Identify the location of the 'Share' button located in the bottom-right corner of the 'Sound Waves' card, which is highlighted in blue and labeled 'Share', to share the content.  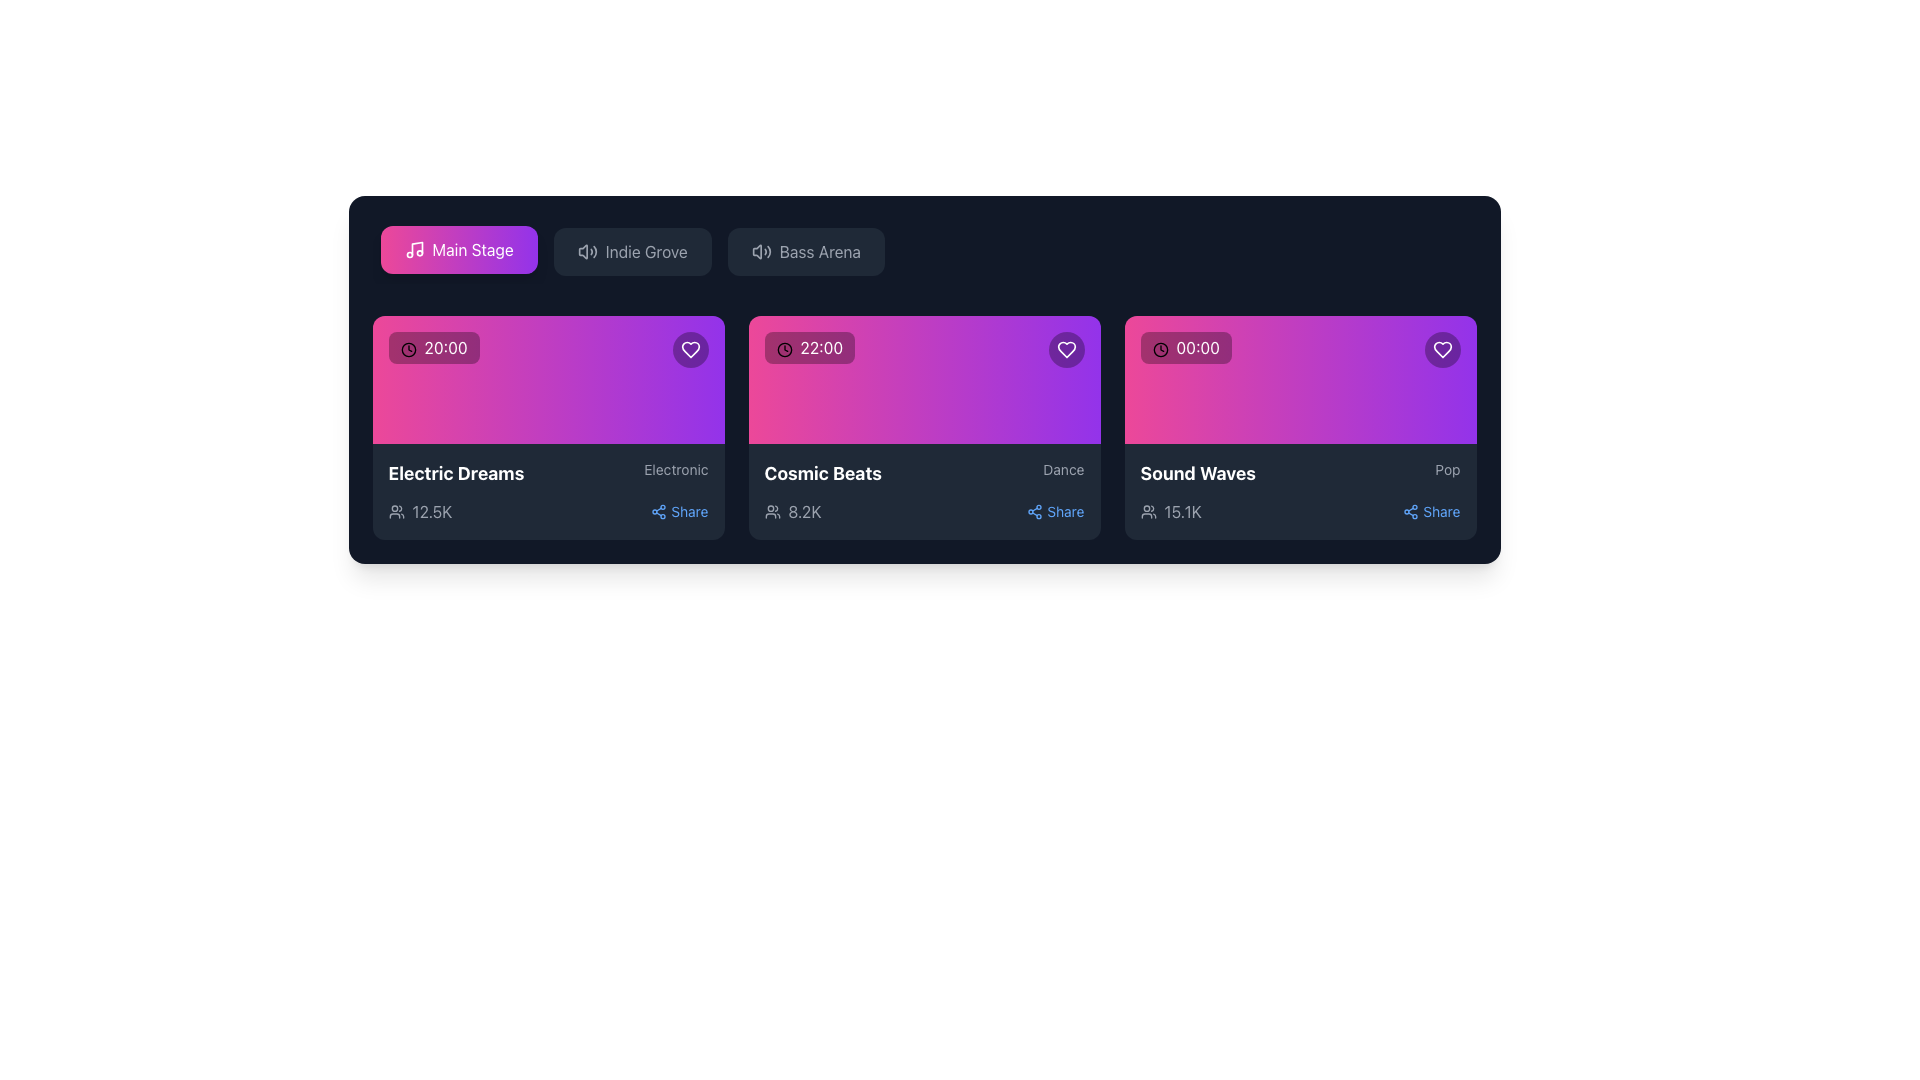
(1430, 511).